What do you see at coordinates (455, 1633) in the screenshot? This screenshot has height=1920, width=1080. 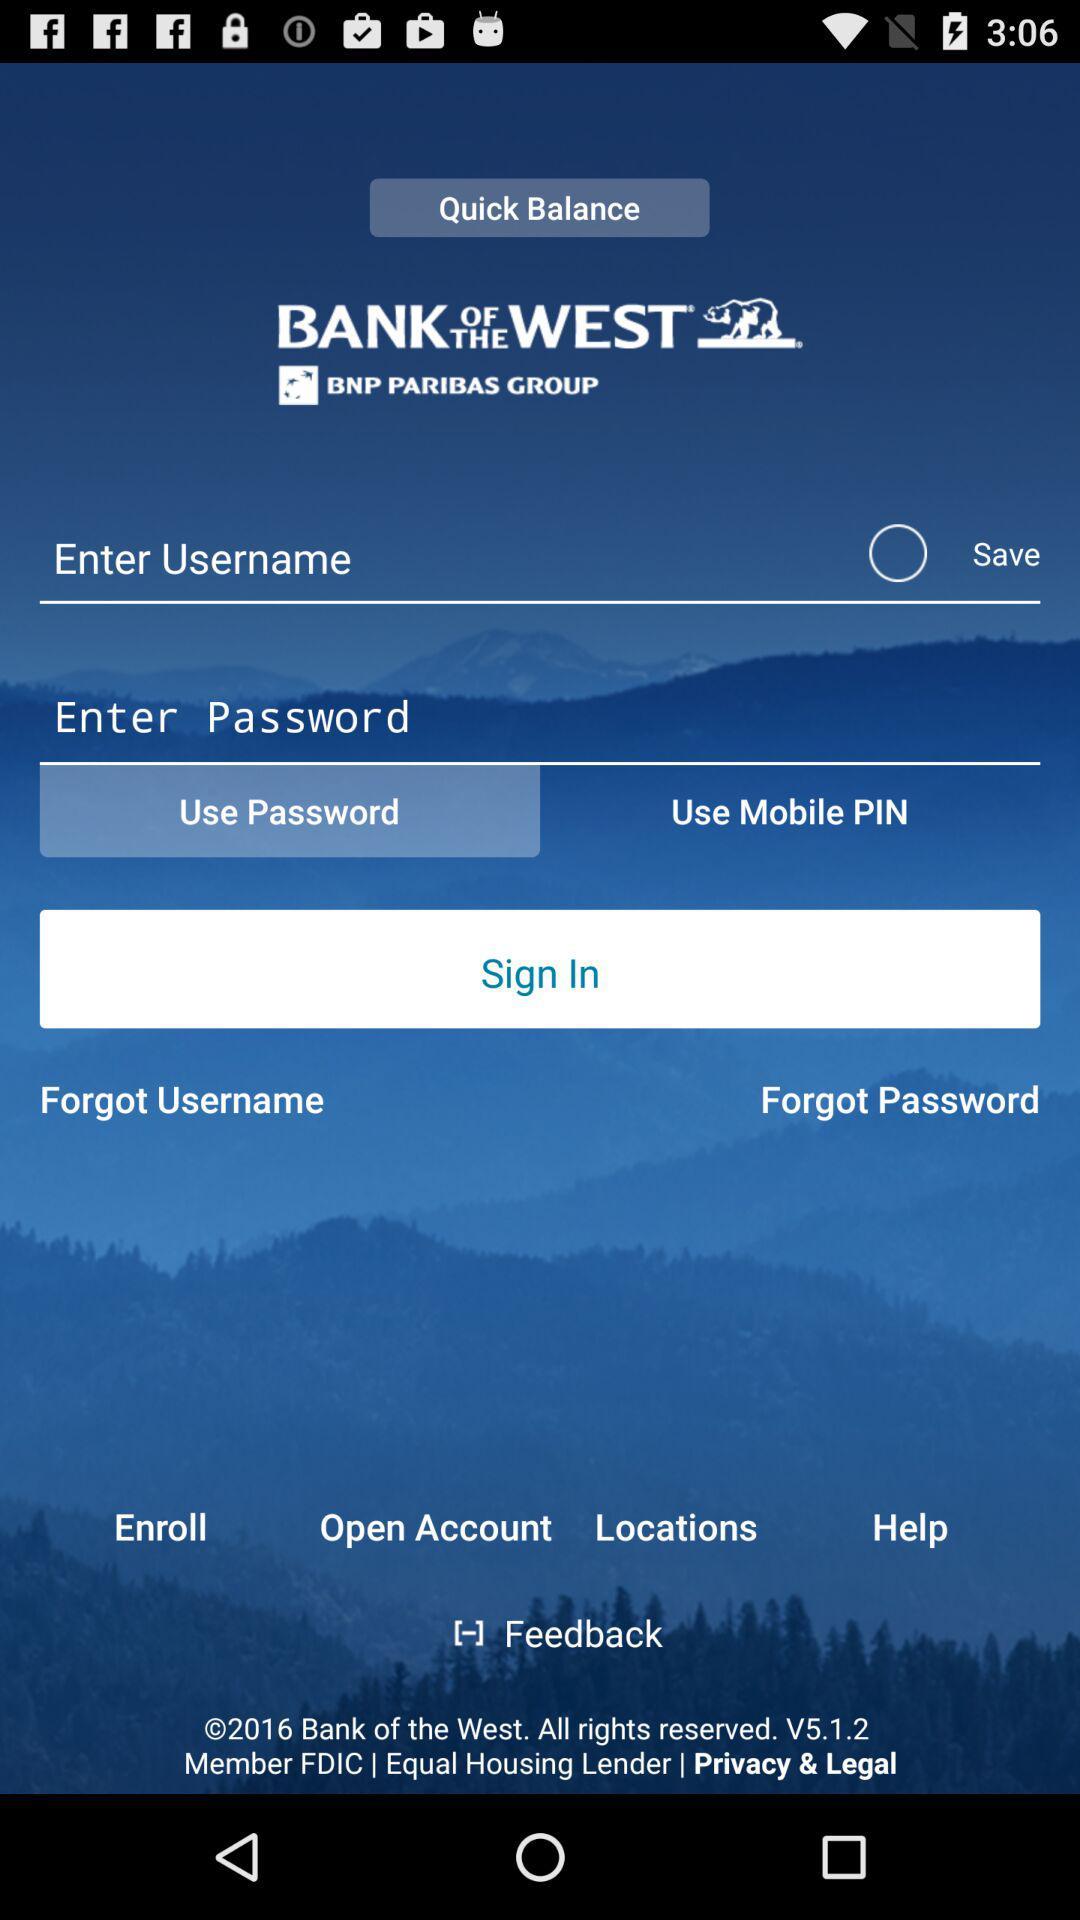 I see `the item above 2016 bank of app` at bounding box center [455, 1633].